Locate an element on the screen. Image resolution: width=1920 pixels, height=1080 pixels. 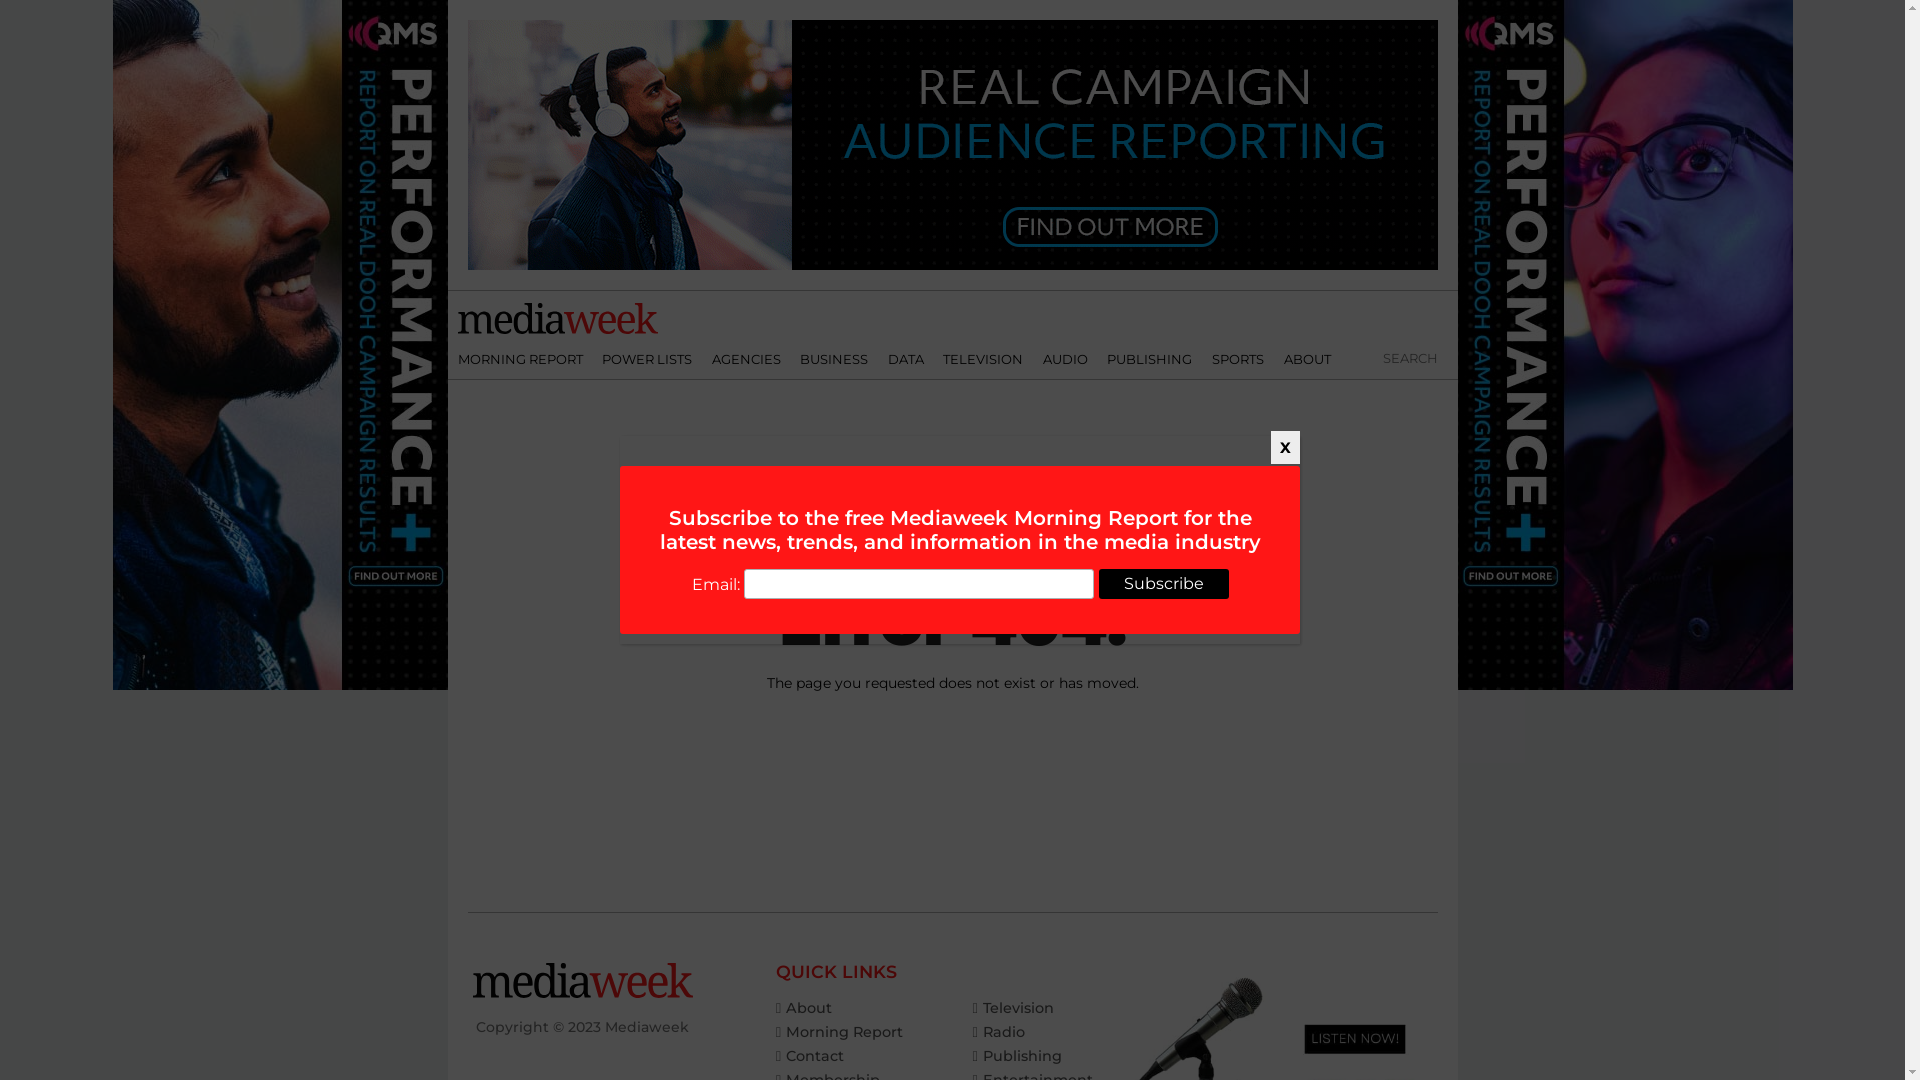
'DATA' is located at coordinates (905, 357).